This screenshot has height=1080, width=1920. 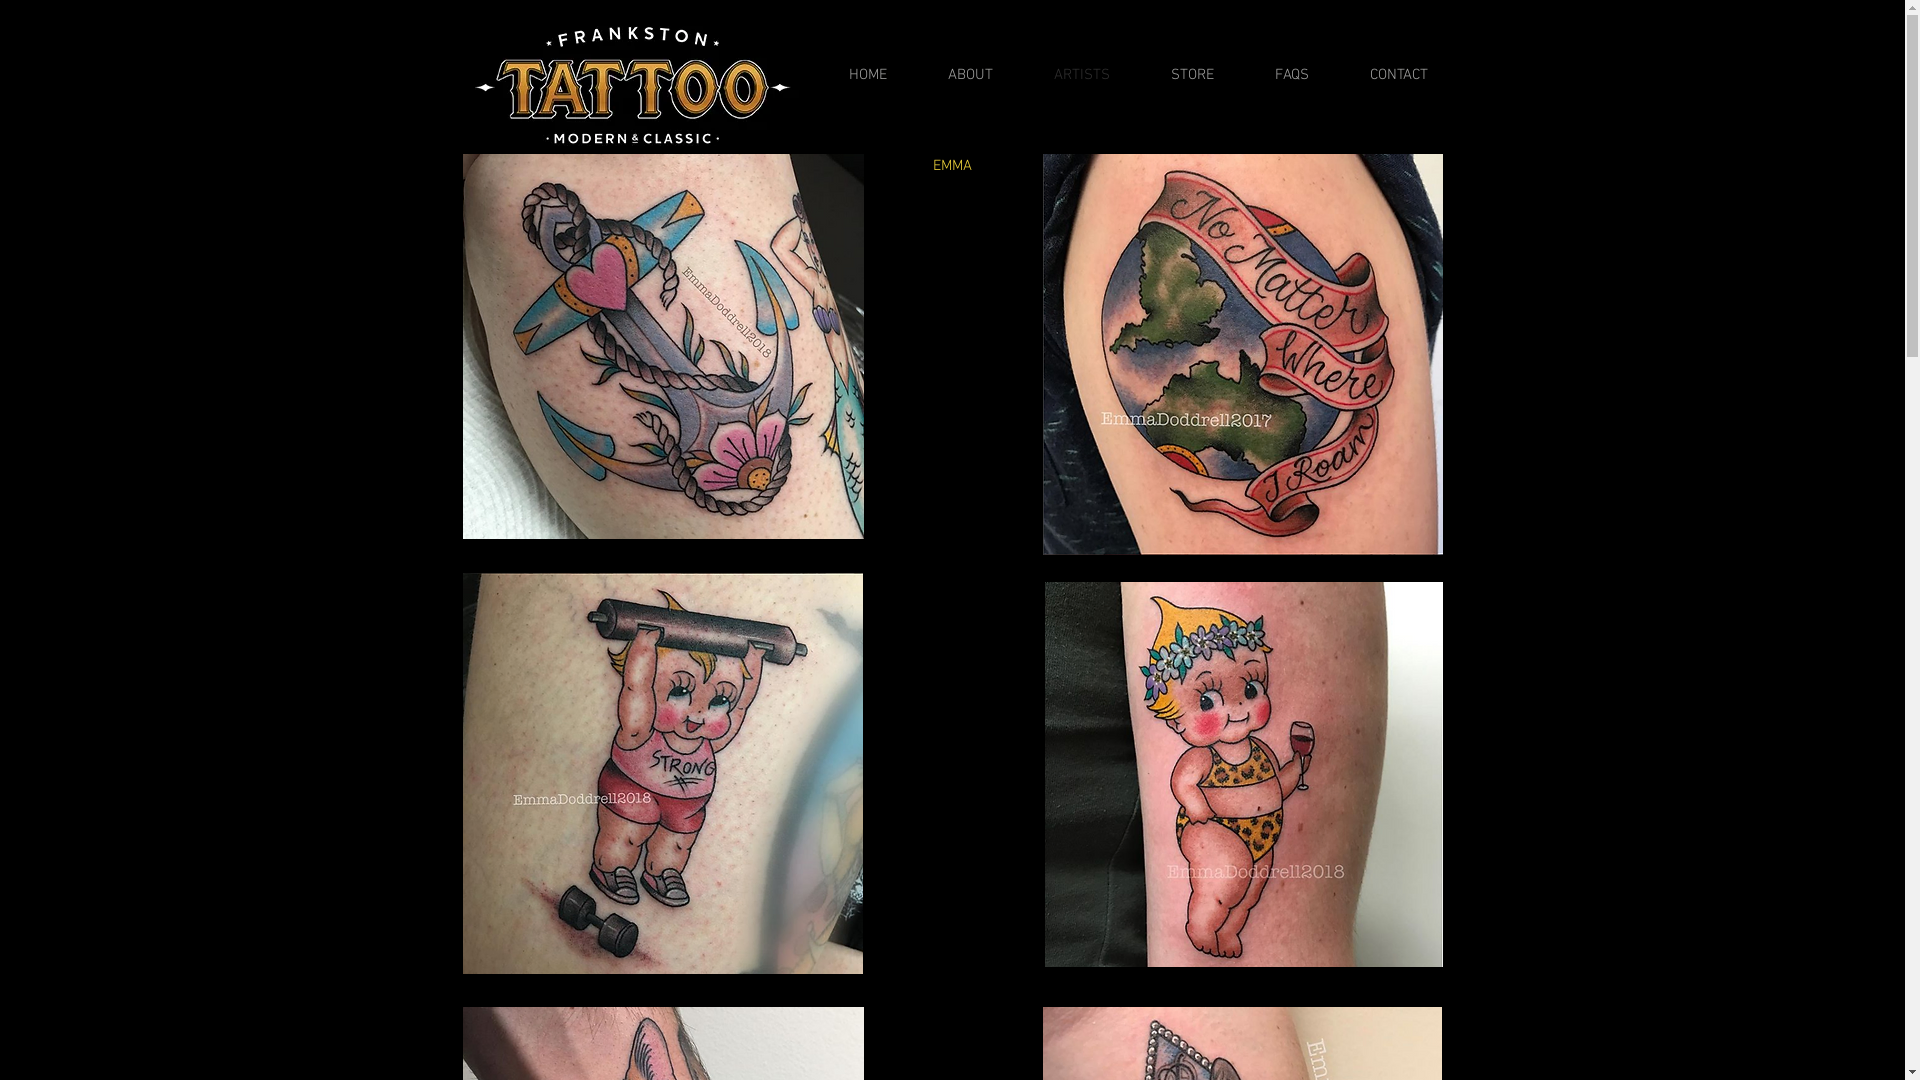 I want to click on 'STORE', so click(x=1176, y=73).